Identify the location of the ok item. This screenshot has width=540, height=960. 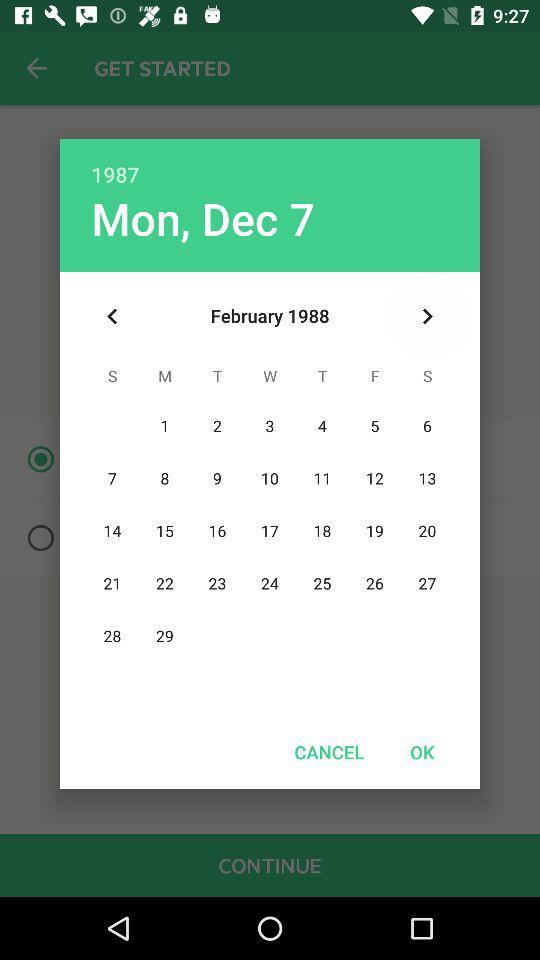
(421, 751).